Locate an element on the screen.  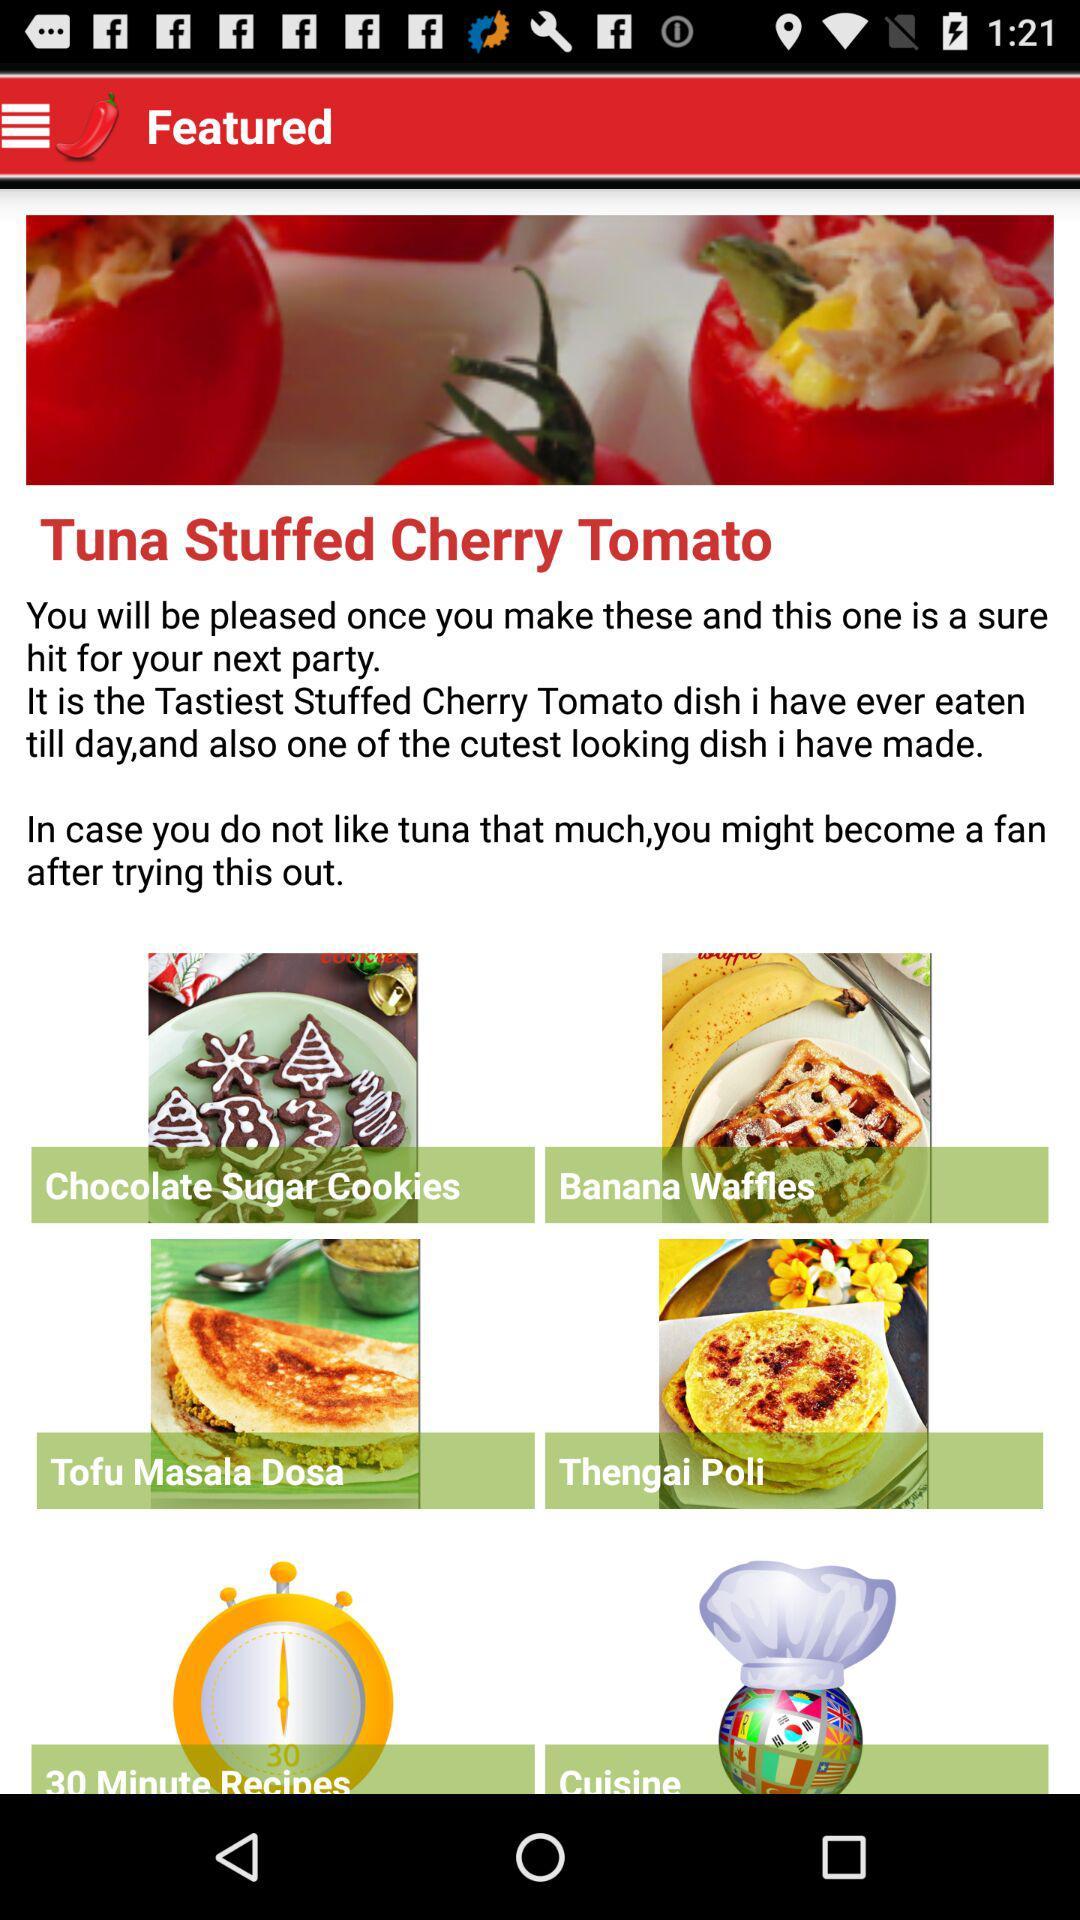
30 minute recipes is located at coordinates (283, 1672).